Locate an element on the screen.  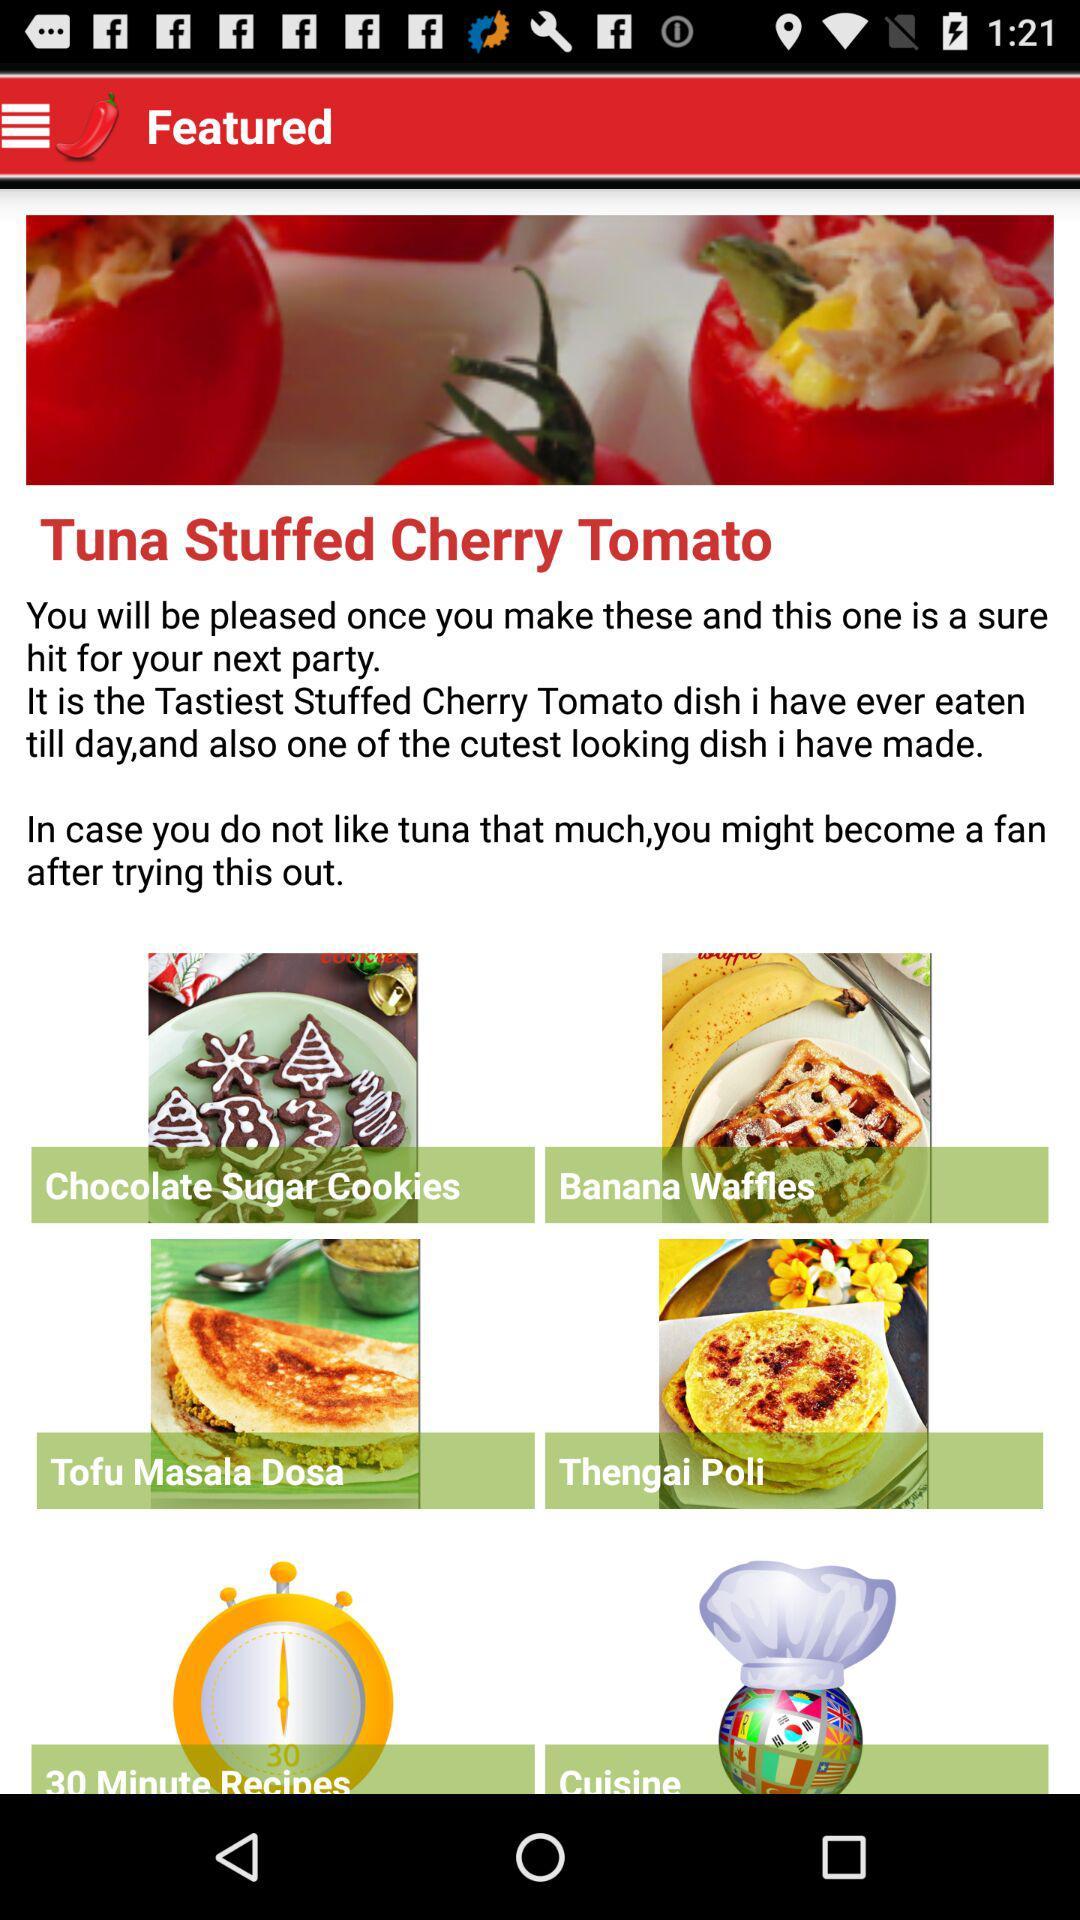
30 minute recipes is located at coordinates (283, 1672).